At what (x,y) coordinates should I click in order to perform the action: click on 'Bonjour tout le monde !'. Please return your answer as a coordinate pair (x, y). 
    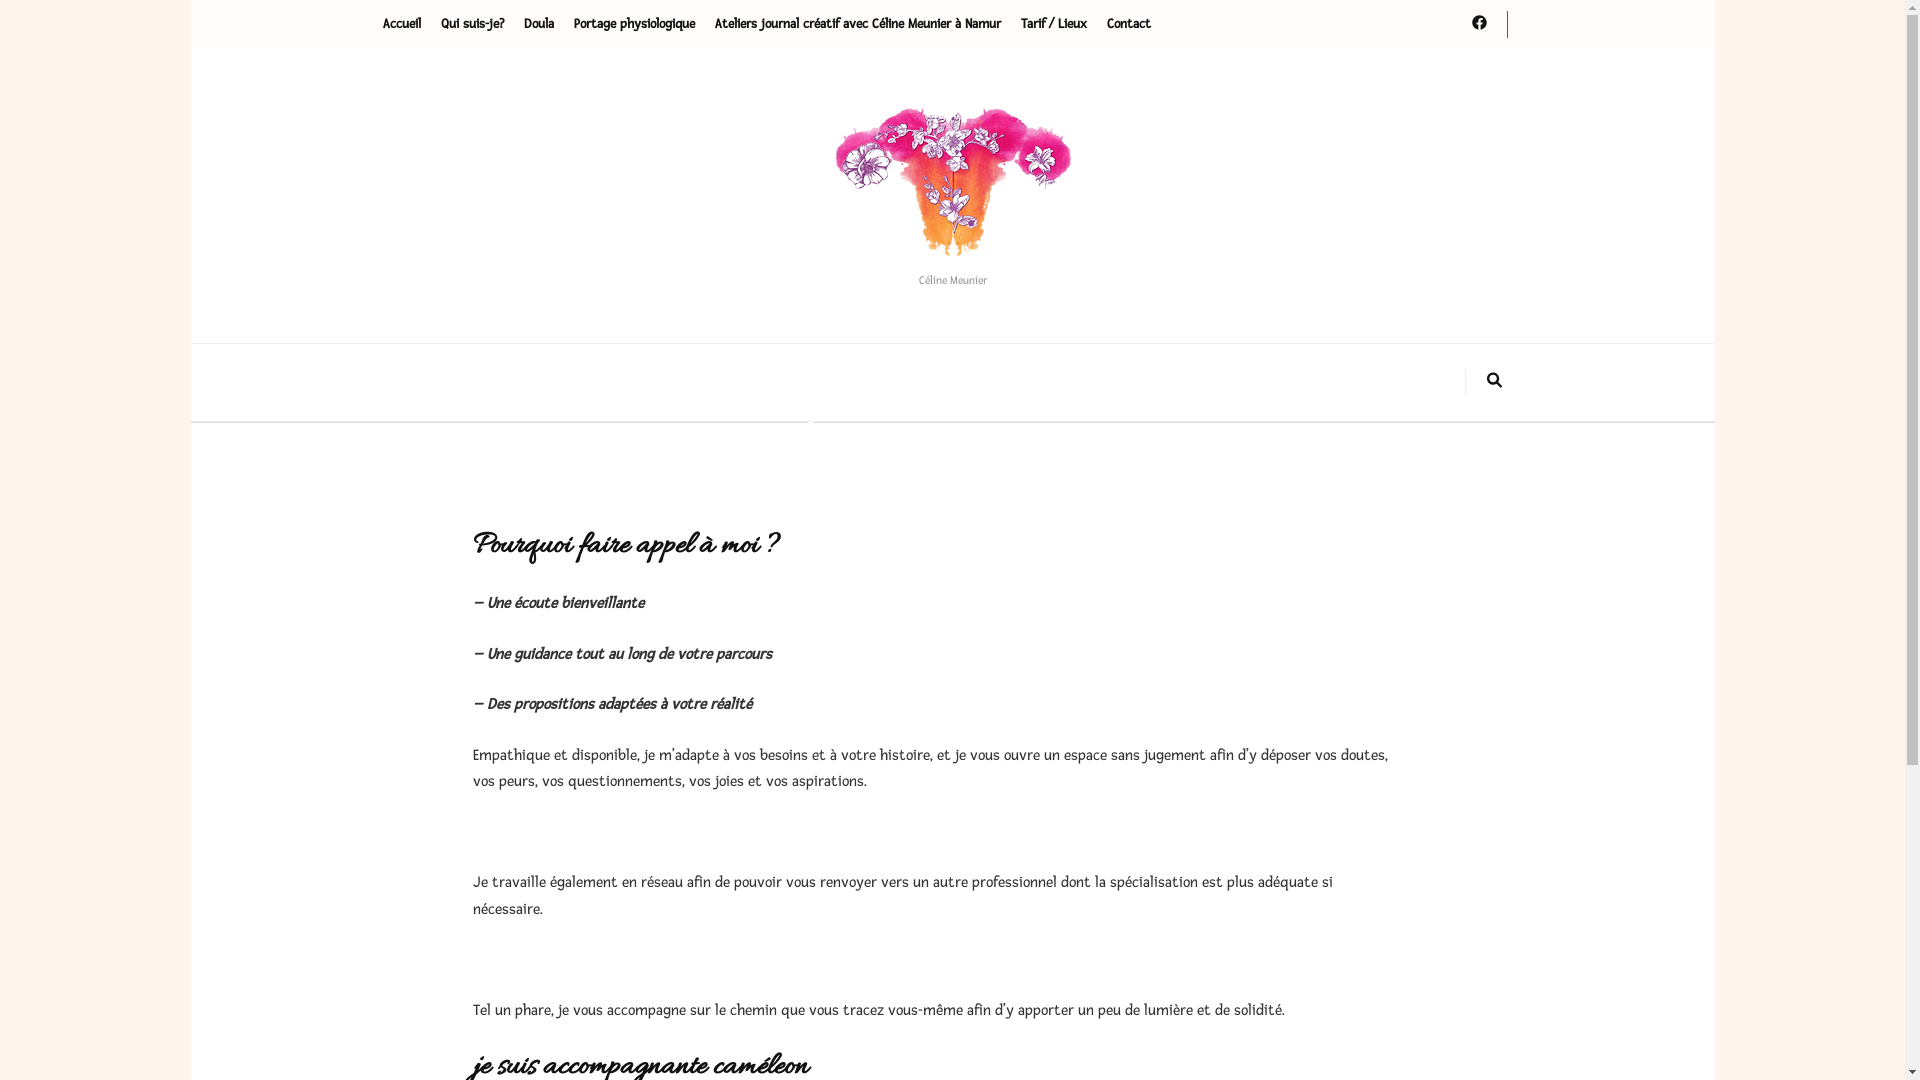
    Looking at the image, I should click on (951, 393).